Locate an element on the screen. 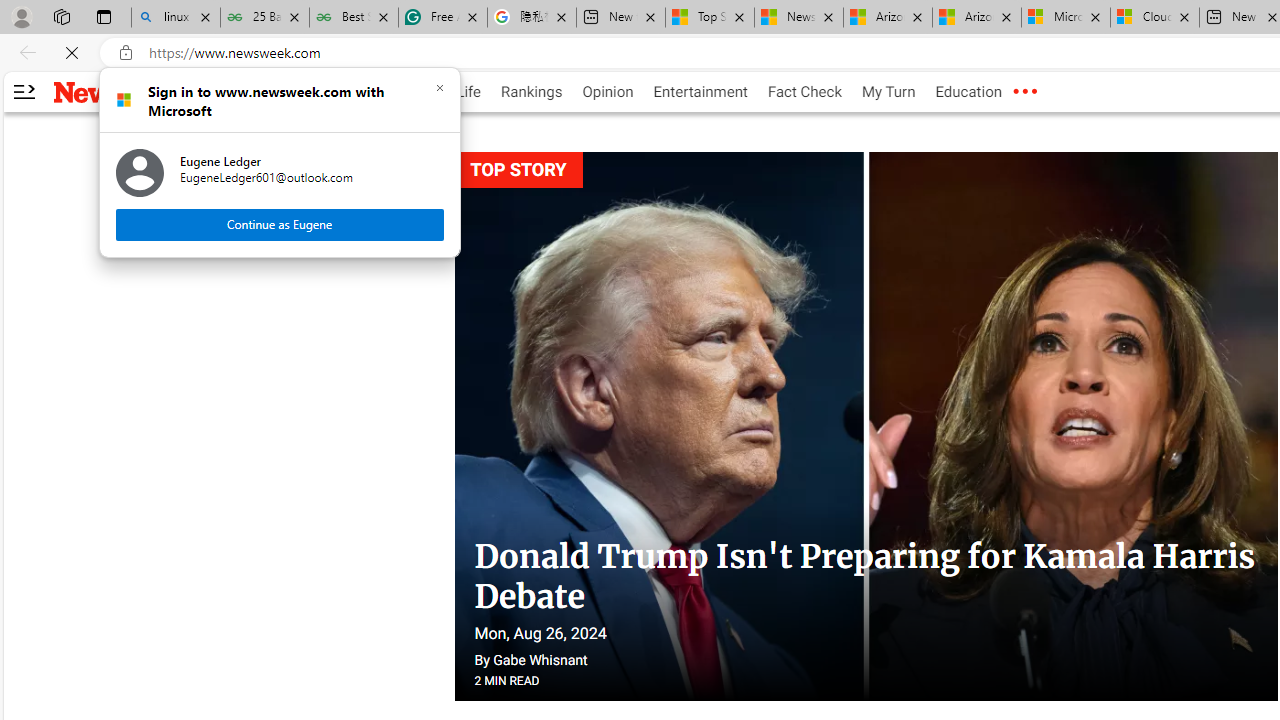 The image size is (1280, 720). 'linux basic - Search' is located at coordinates (176, 17).